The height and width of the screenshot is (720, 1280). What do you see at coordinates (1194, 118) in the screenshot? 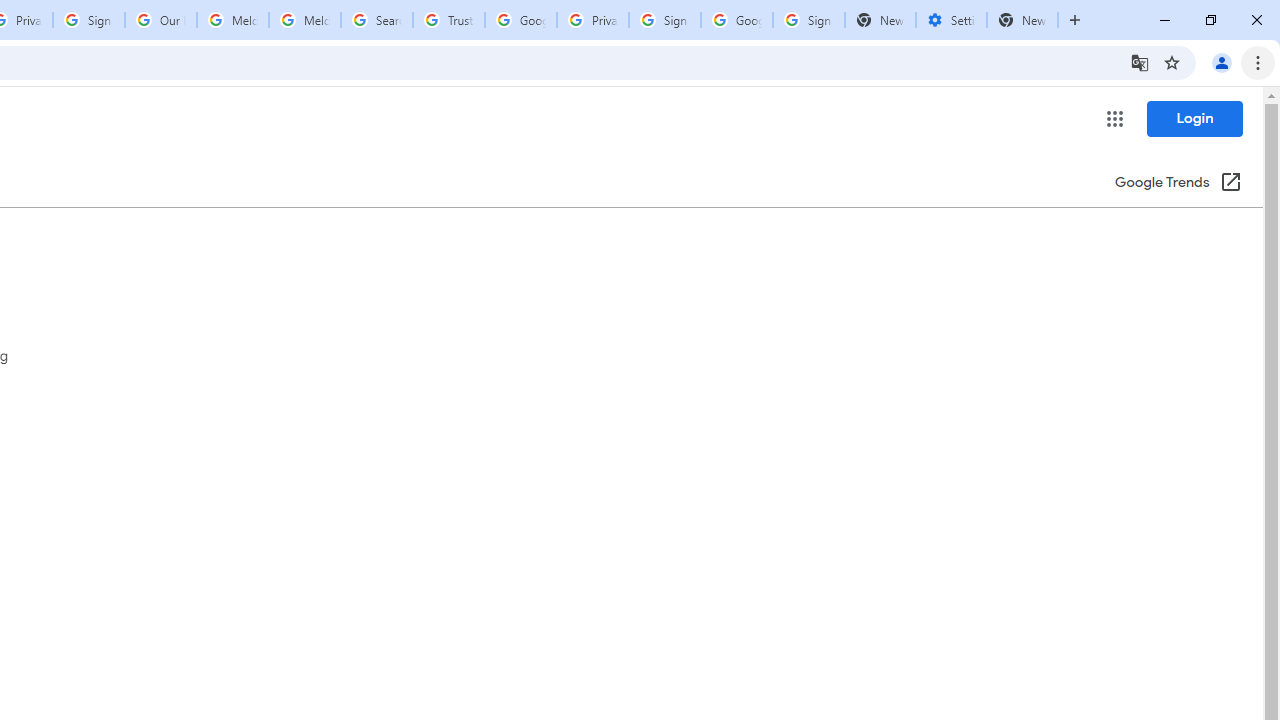
I see `'Login'` at bounding box center [1194, 118].